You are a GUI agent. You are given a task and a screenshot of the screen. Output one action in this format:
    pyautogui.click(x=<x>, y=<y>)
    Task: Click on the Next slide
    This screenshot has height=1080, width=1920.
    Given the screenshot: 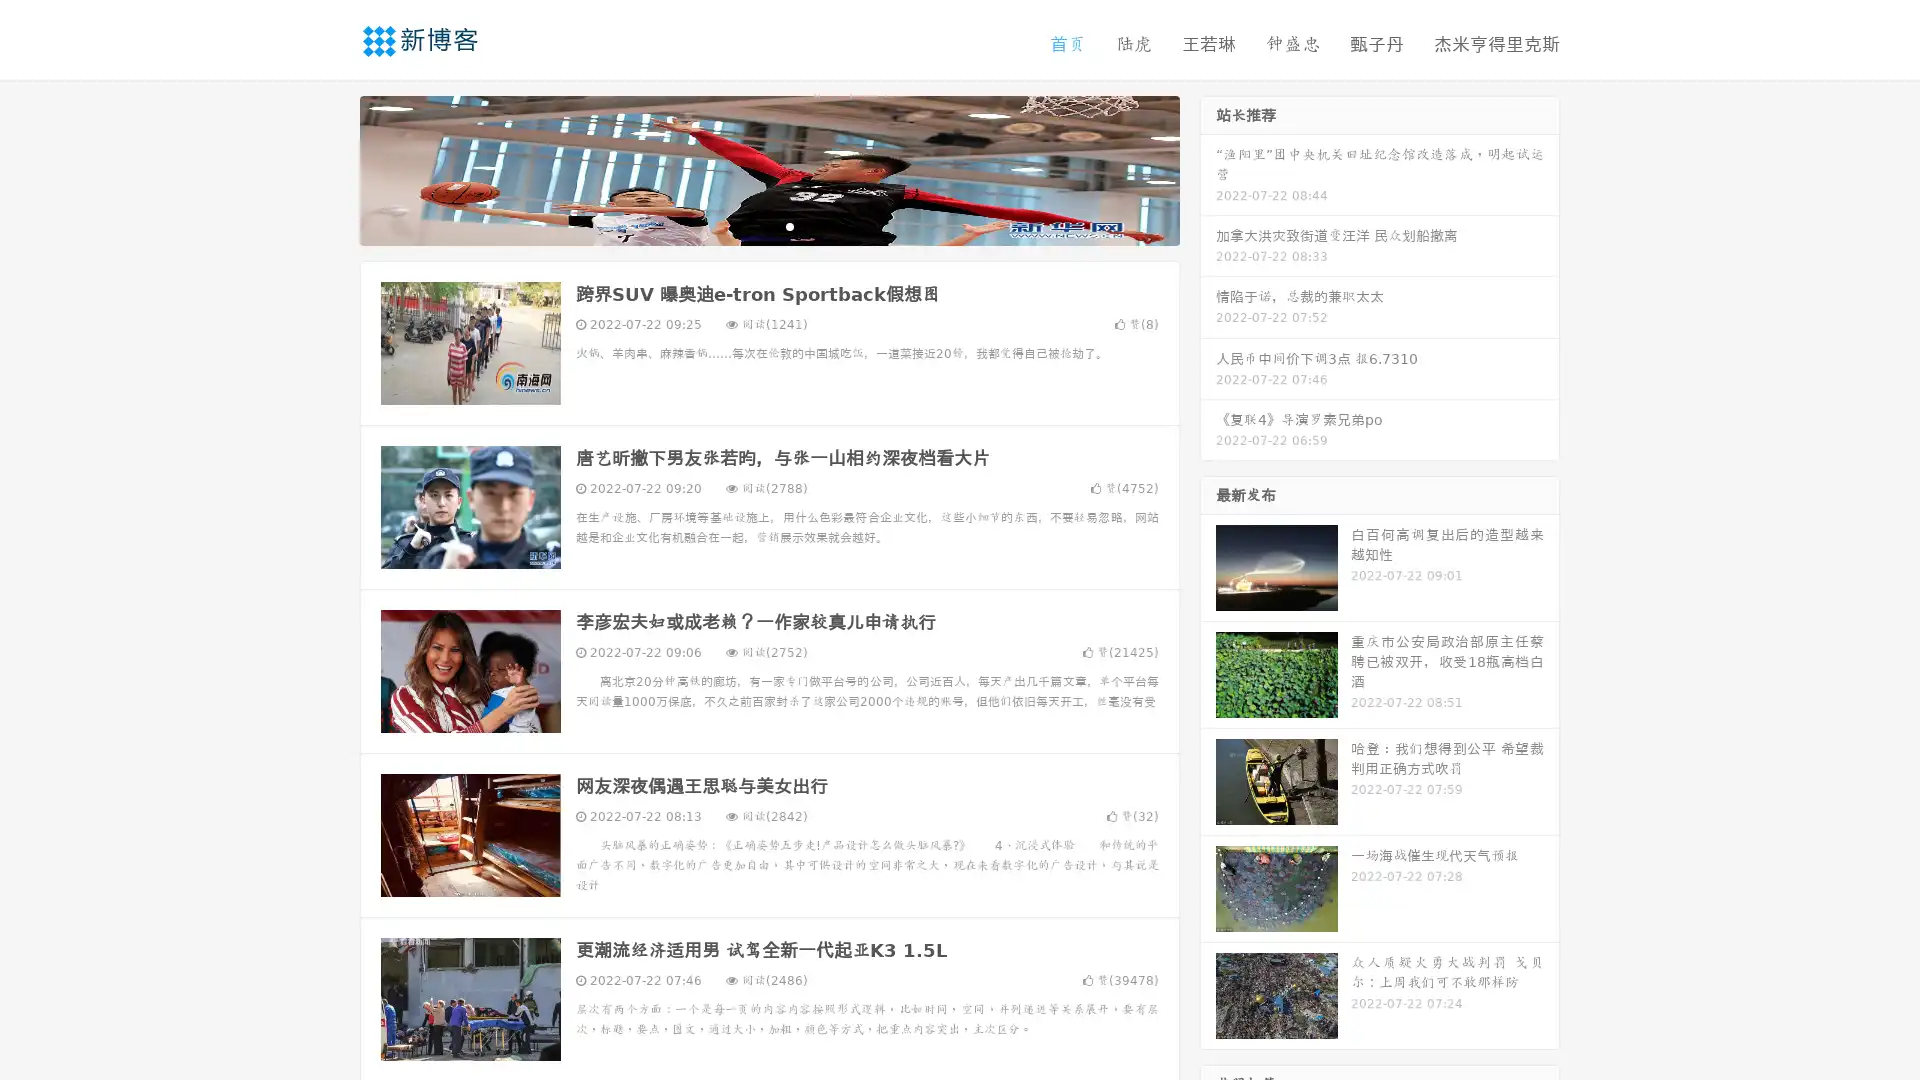 What is the action you would take?
    pyautogui.click(x=1208, y=168)
    